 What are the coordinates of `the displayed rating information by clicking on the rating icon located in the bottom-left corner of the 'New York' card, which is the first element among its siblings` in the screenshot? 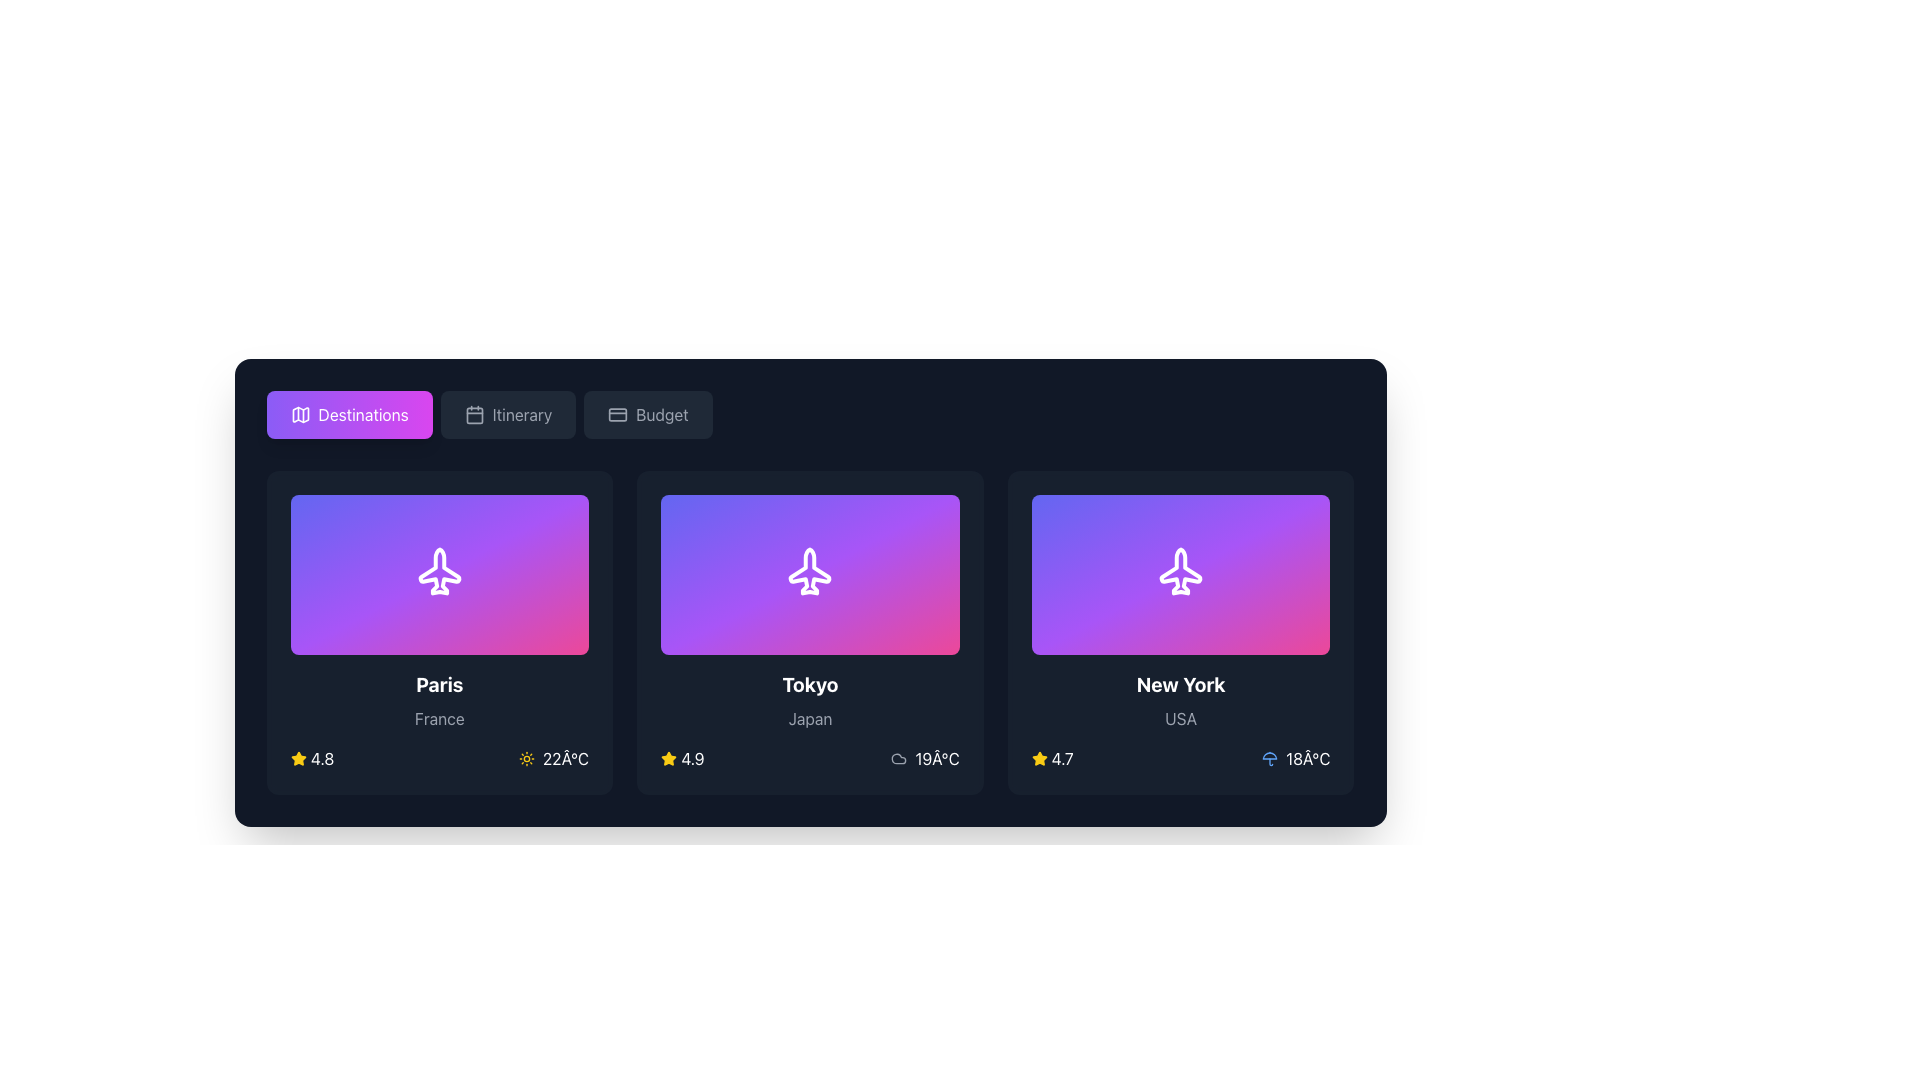 It's located at (1051, 759).